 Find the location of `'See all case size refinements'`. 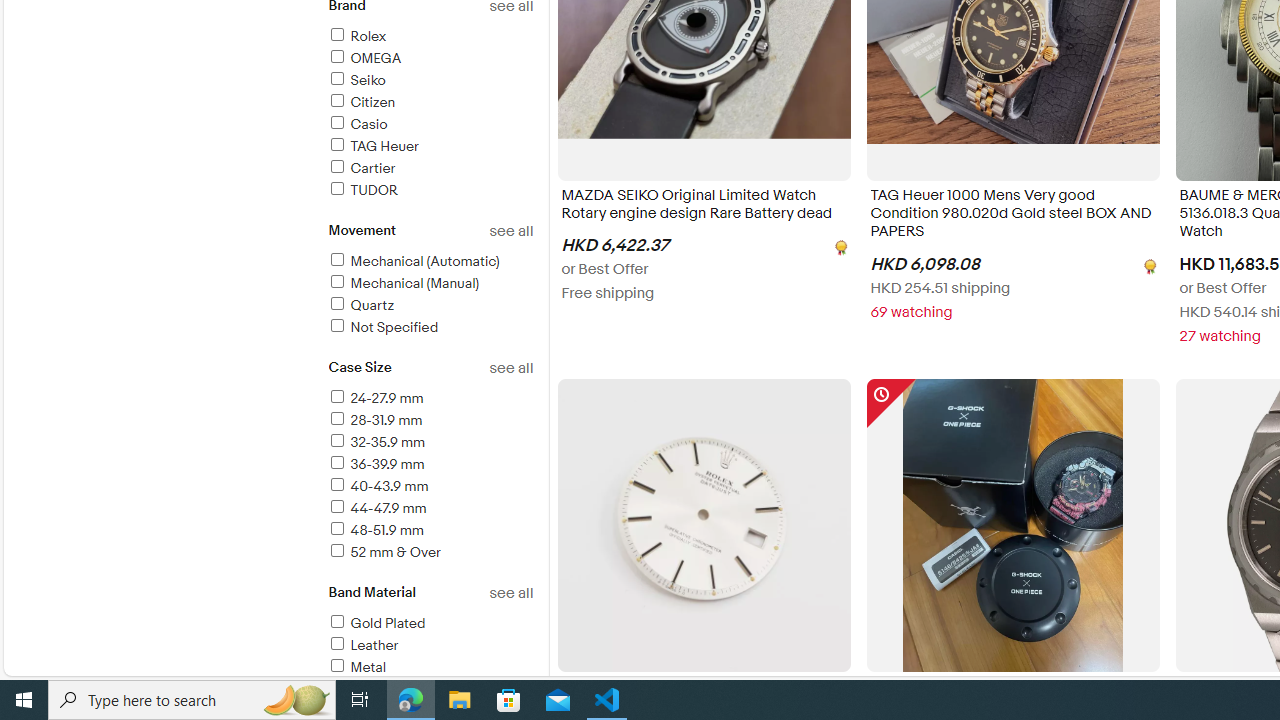

'See all case size refinements' is located at coordinates (511, 368).